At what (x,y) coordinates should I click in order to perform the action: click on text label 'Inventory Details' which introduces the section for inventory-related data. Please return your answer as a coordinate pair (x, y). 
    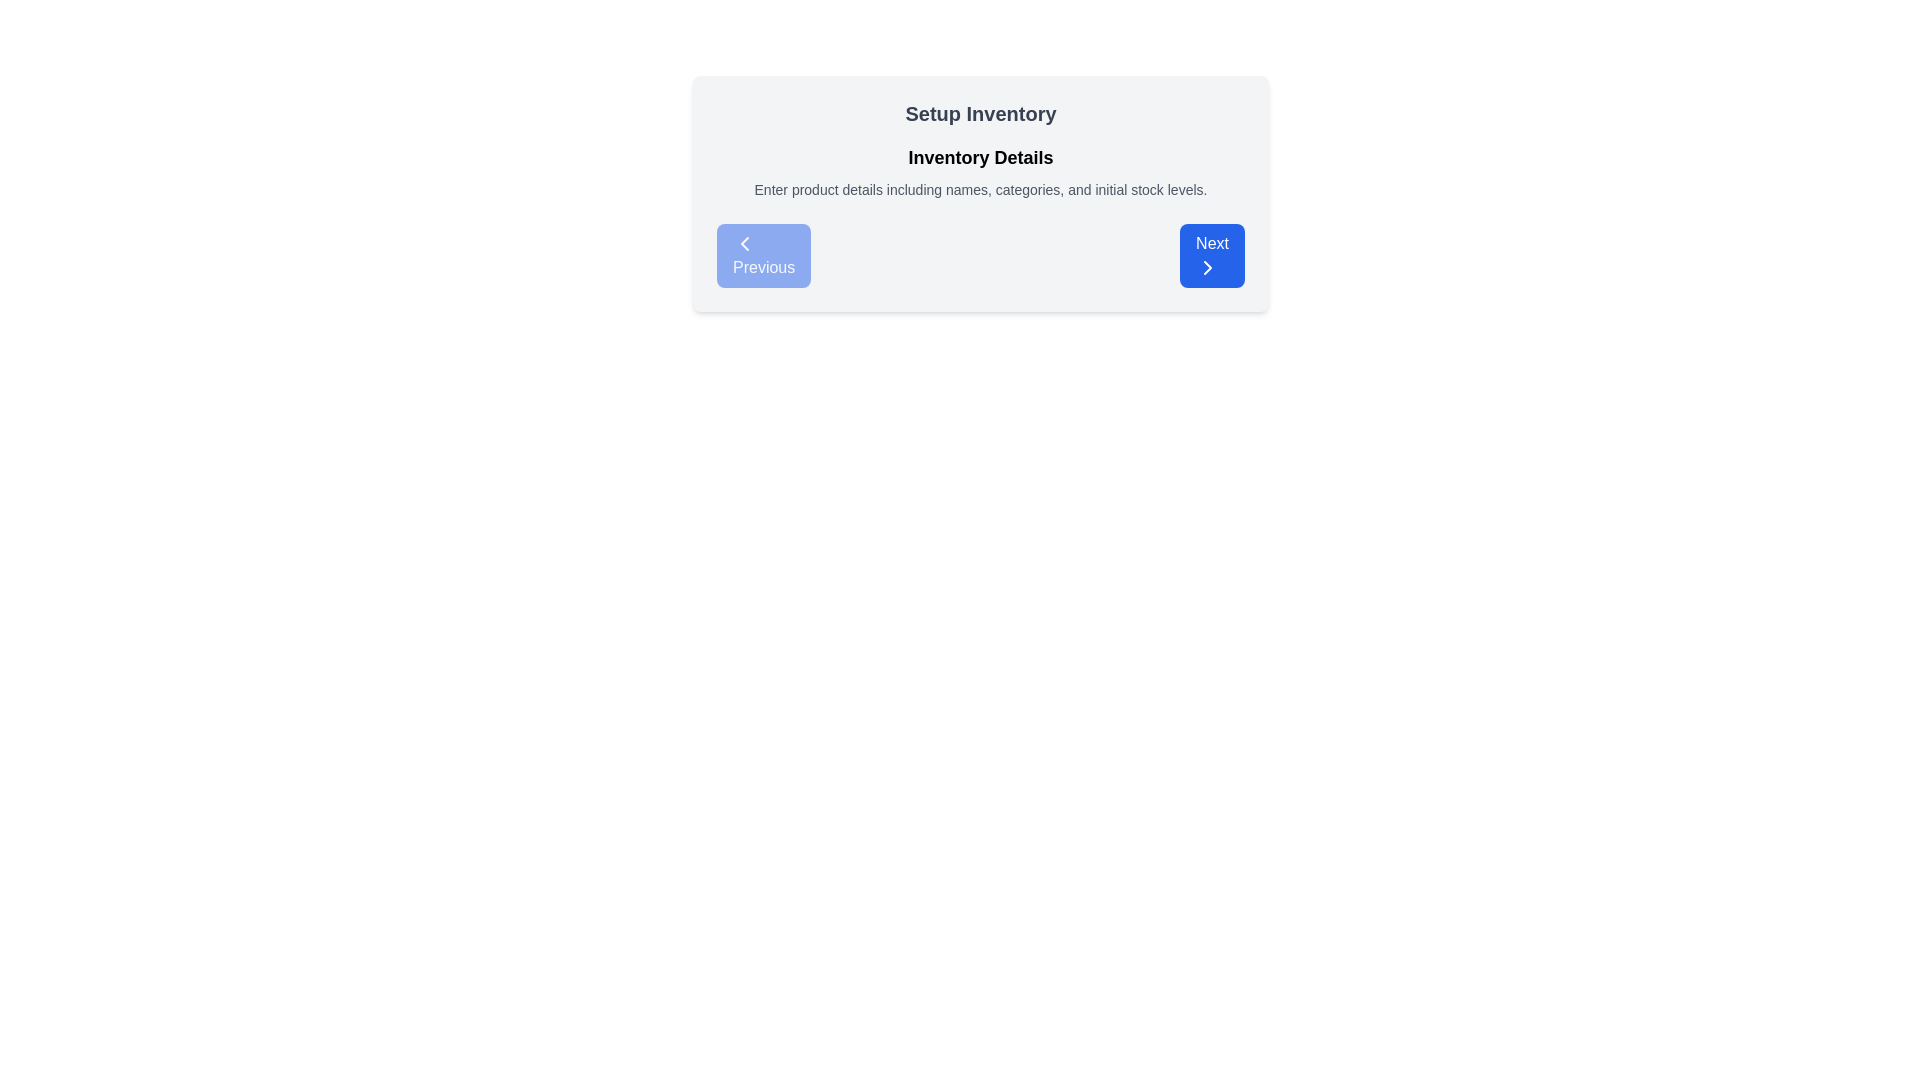
    Looking at the image, I should click on (980, 157).